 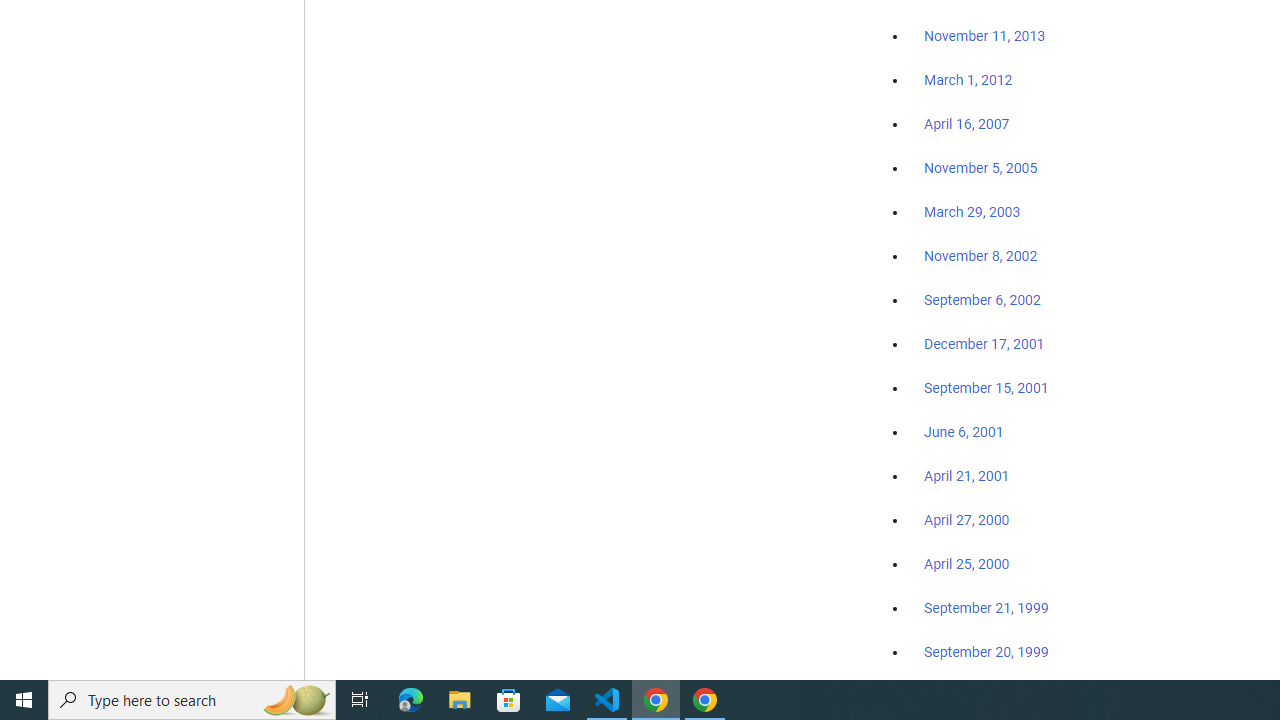 What do you see at coordinates (982, 299) in the screenshot?
I see `'September 6, 2002'` at bounding box center [982, 299].